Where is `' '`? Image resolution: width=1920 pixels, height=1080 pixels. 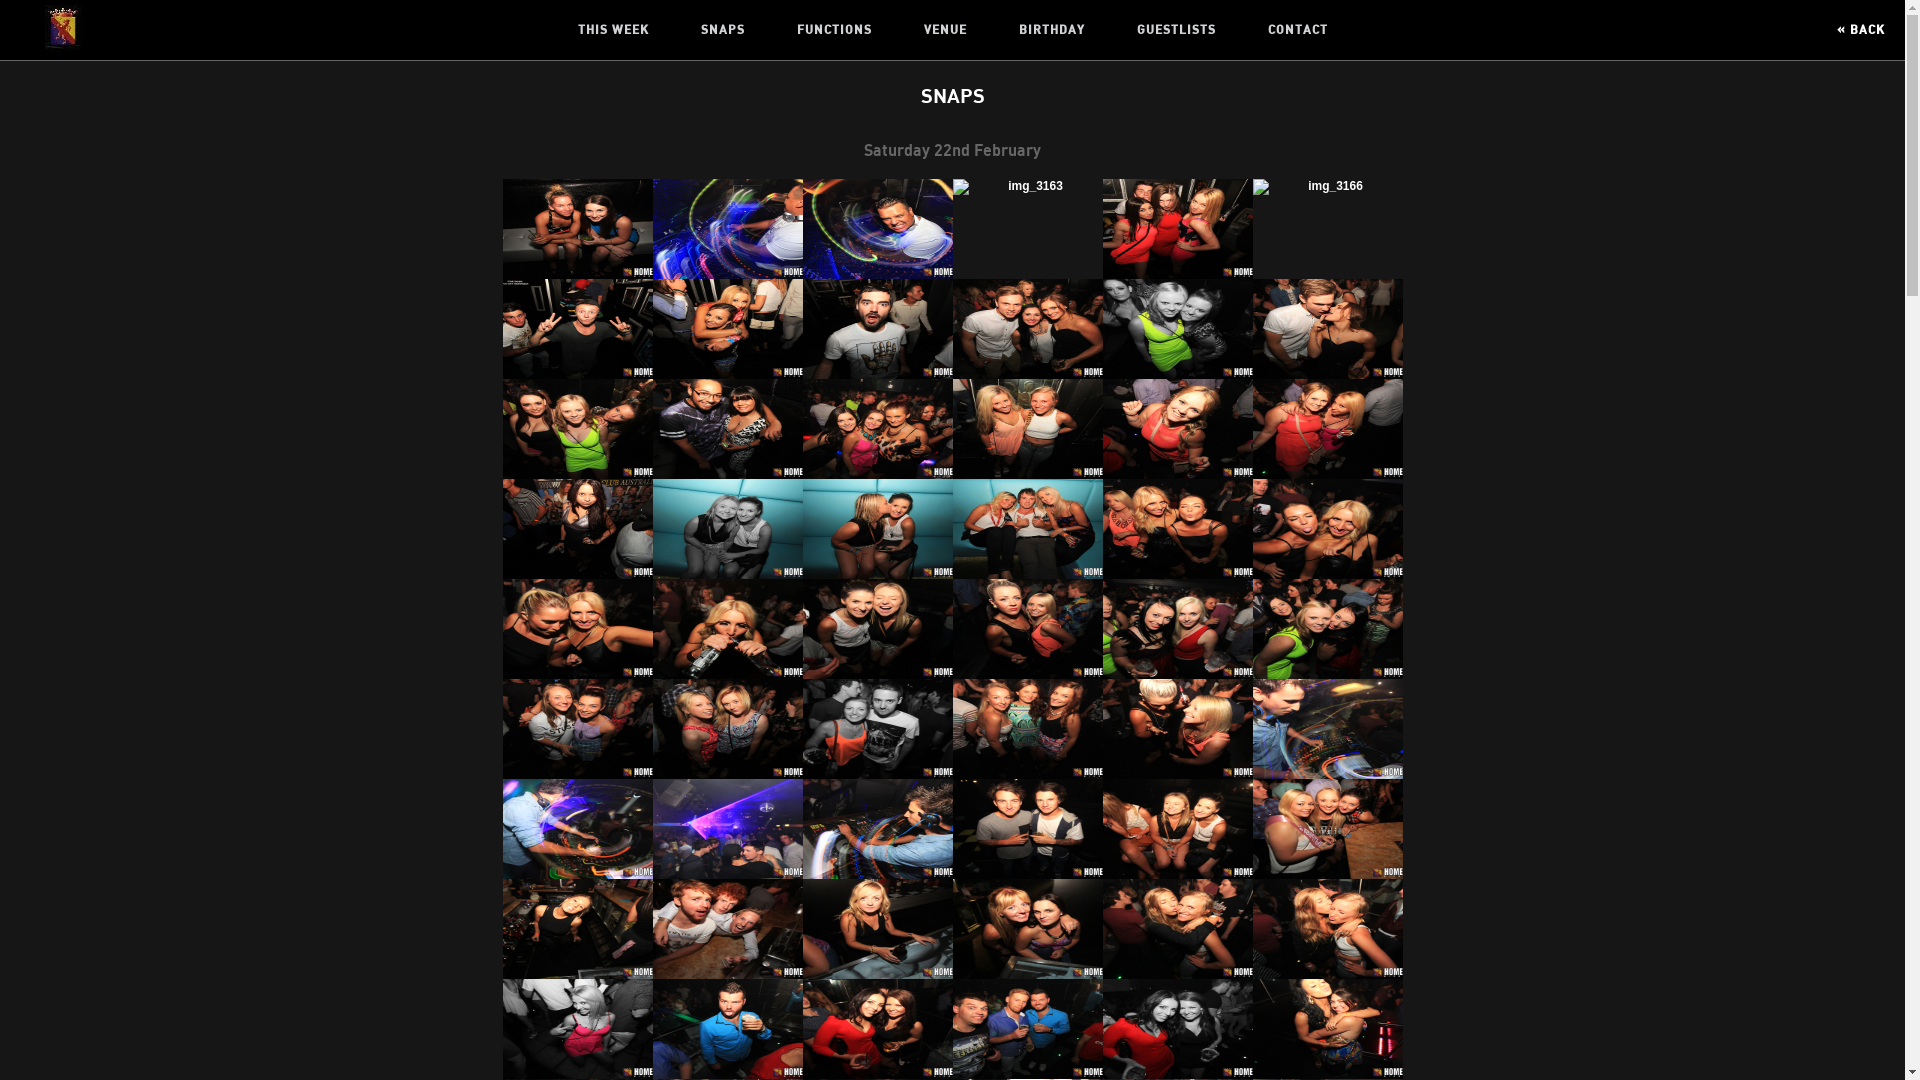
' ' is located at coordinates (1251, 929).